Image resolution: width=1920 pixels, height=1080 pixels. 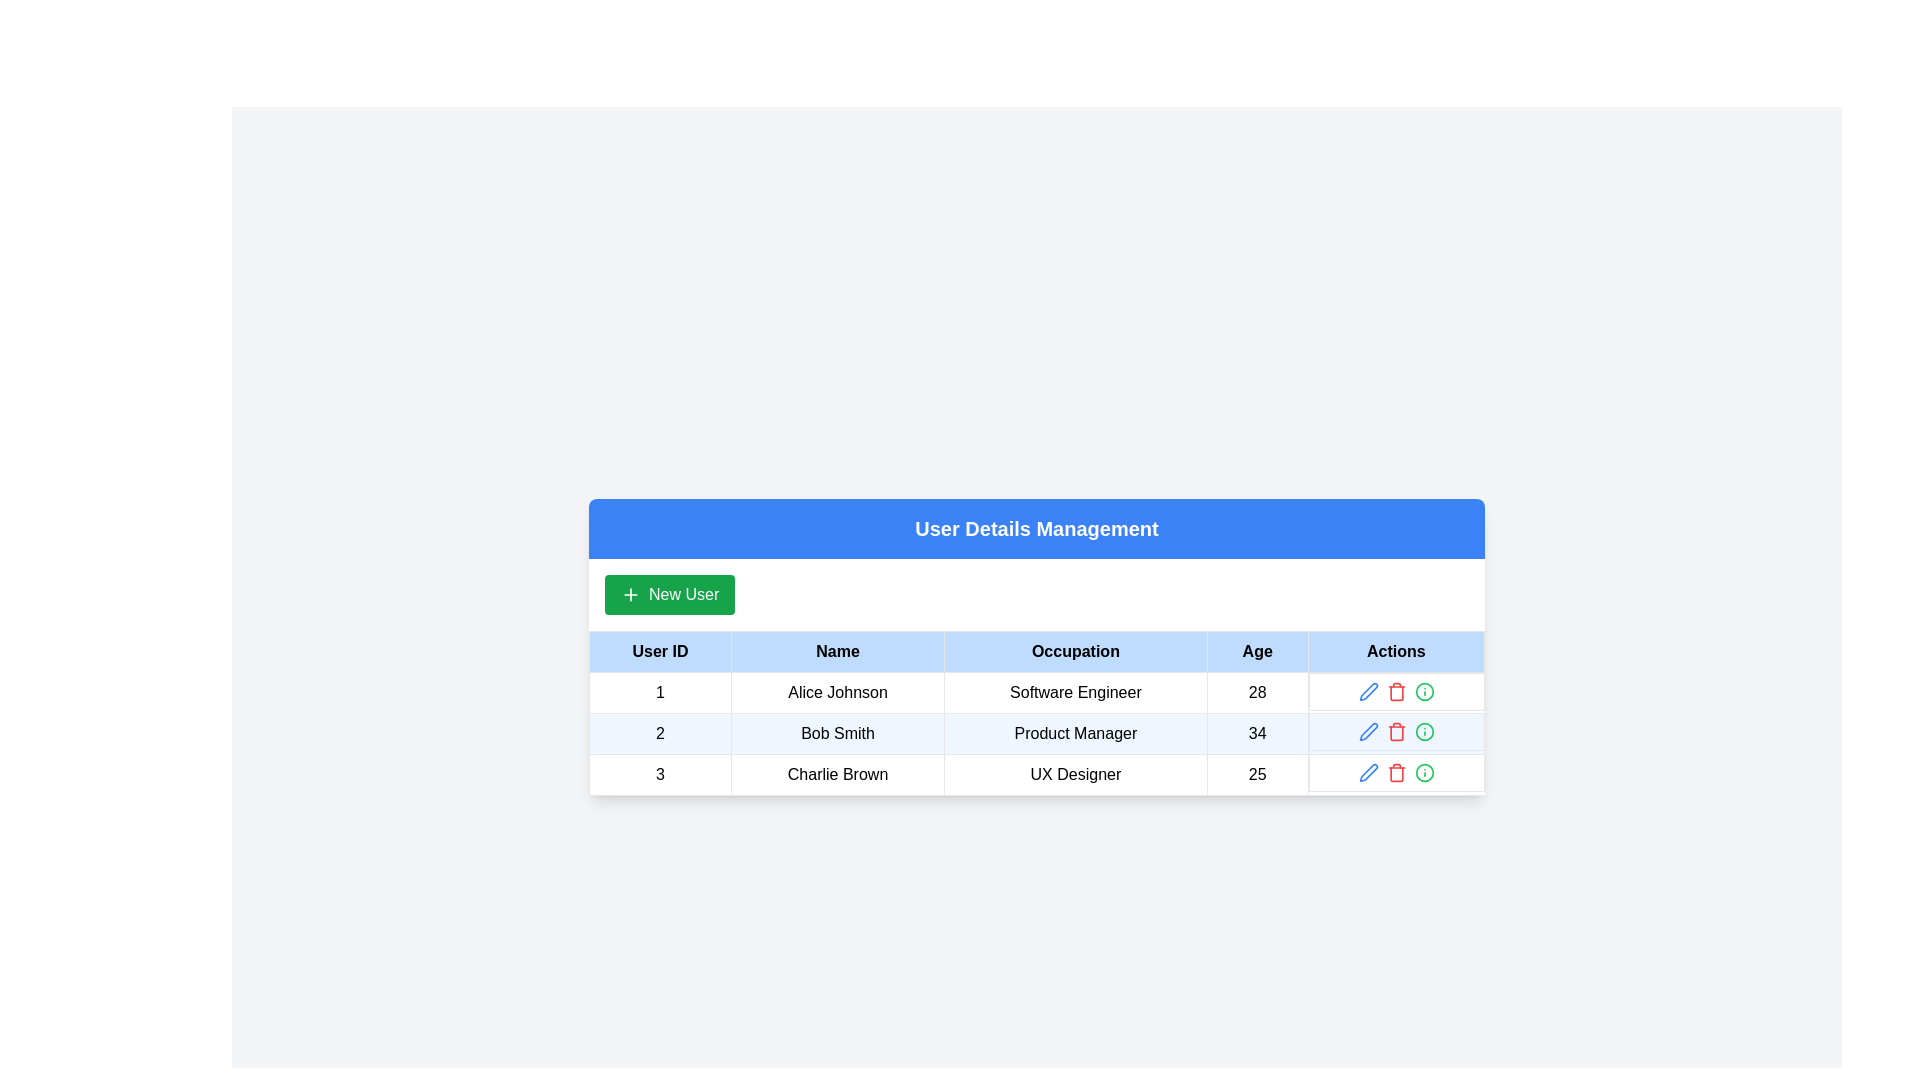 What do you see at coordinates (1395, 692) in the screenshot?
I see `the trash bin icon associated with 'Charlie Brown', a UX Designer` at bounding box center [1395, 692].